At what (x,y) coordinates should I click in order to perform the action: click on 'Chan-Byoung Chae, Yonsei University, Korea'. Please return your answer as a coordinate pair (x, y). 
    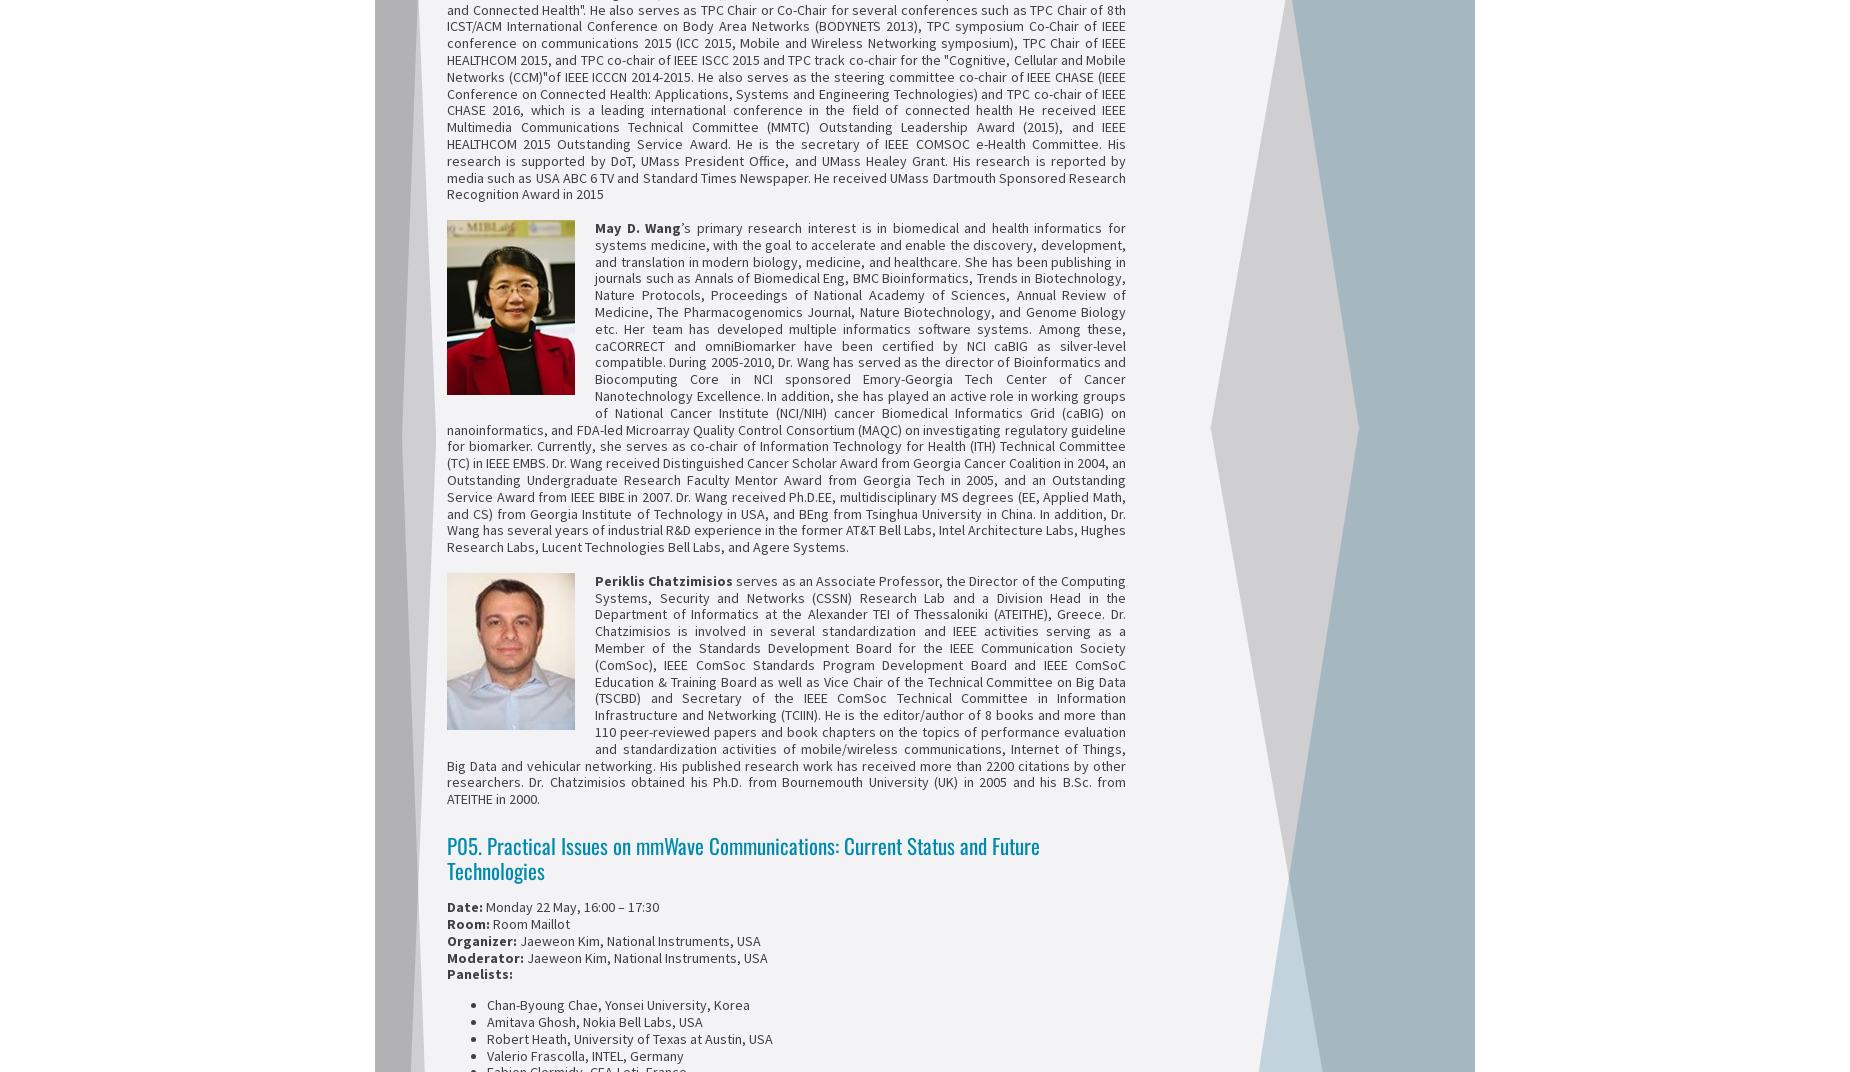
    Looking at the image, I should click on (618, 1004).